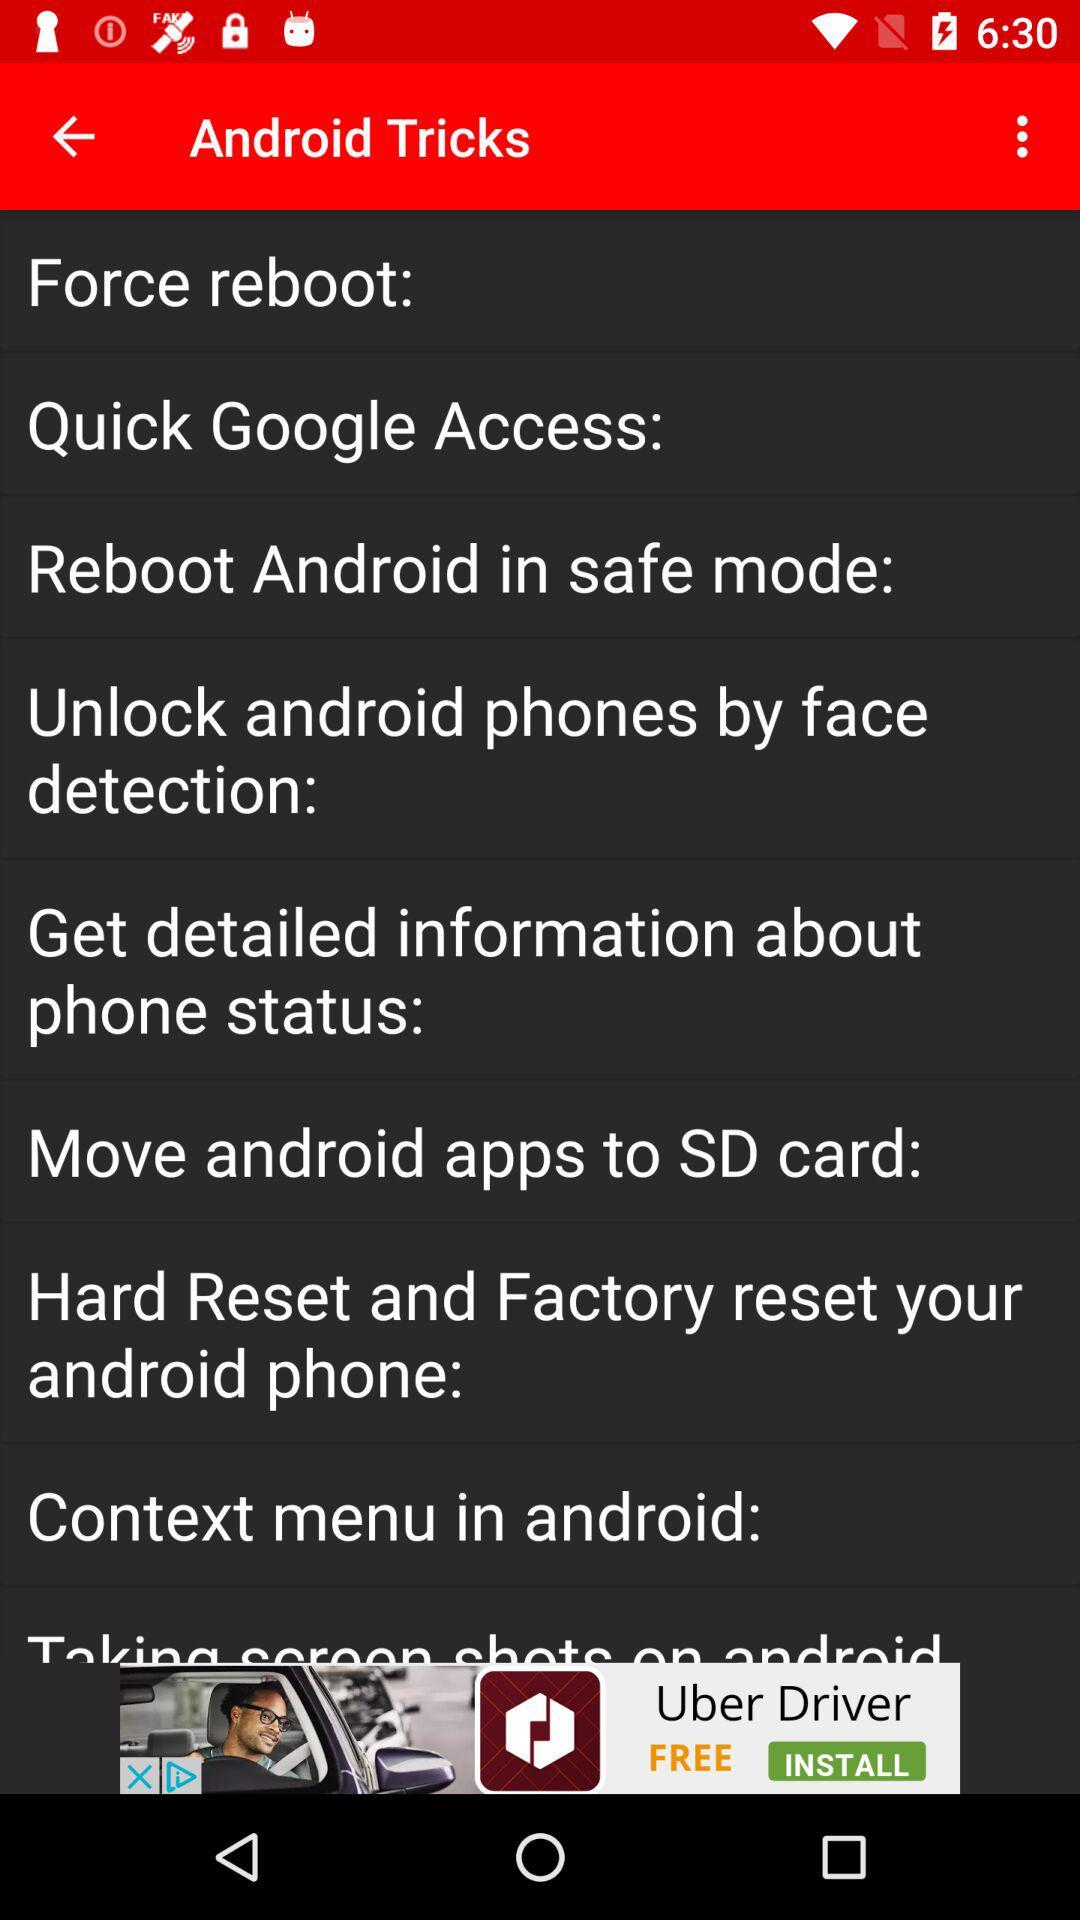  Describe the element at coordinates (540, 1727) in the screenshot. I see `launch advertisement` at that location.